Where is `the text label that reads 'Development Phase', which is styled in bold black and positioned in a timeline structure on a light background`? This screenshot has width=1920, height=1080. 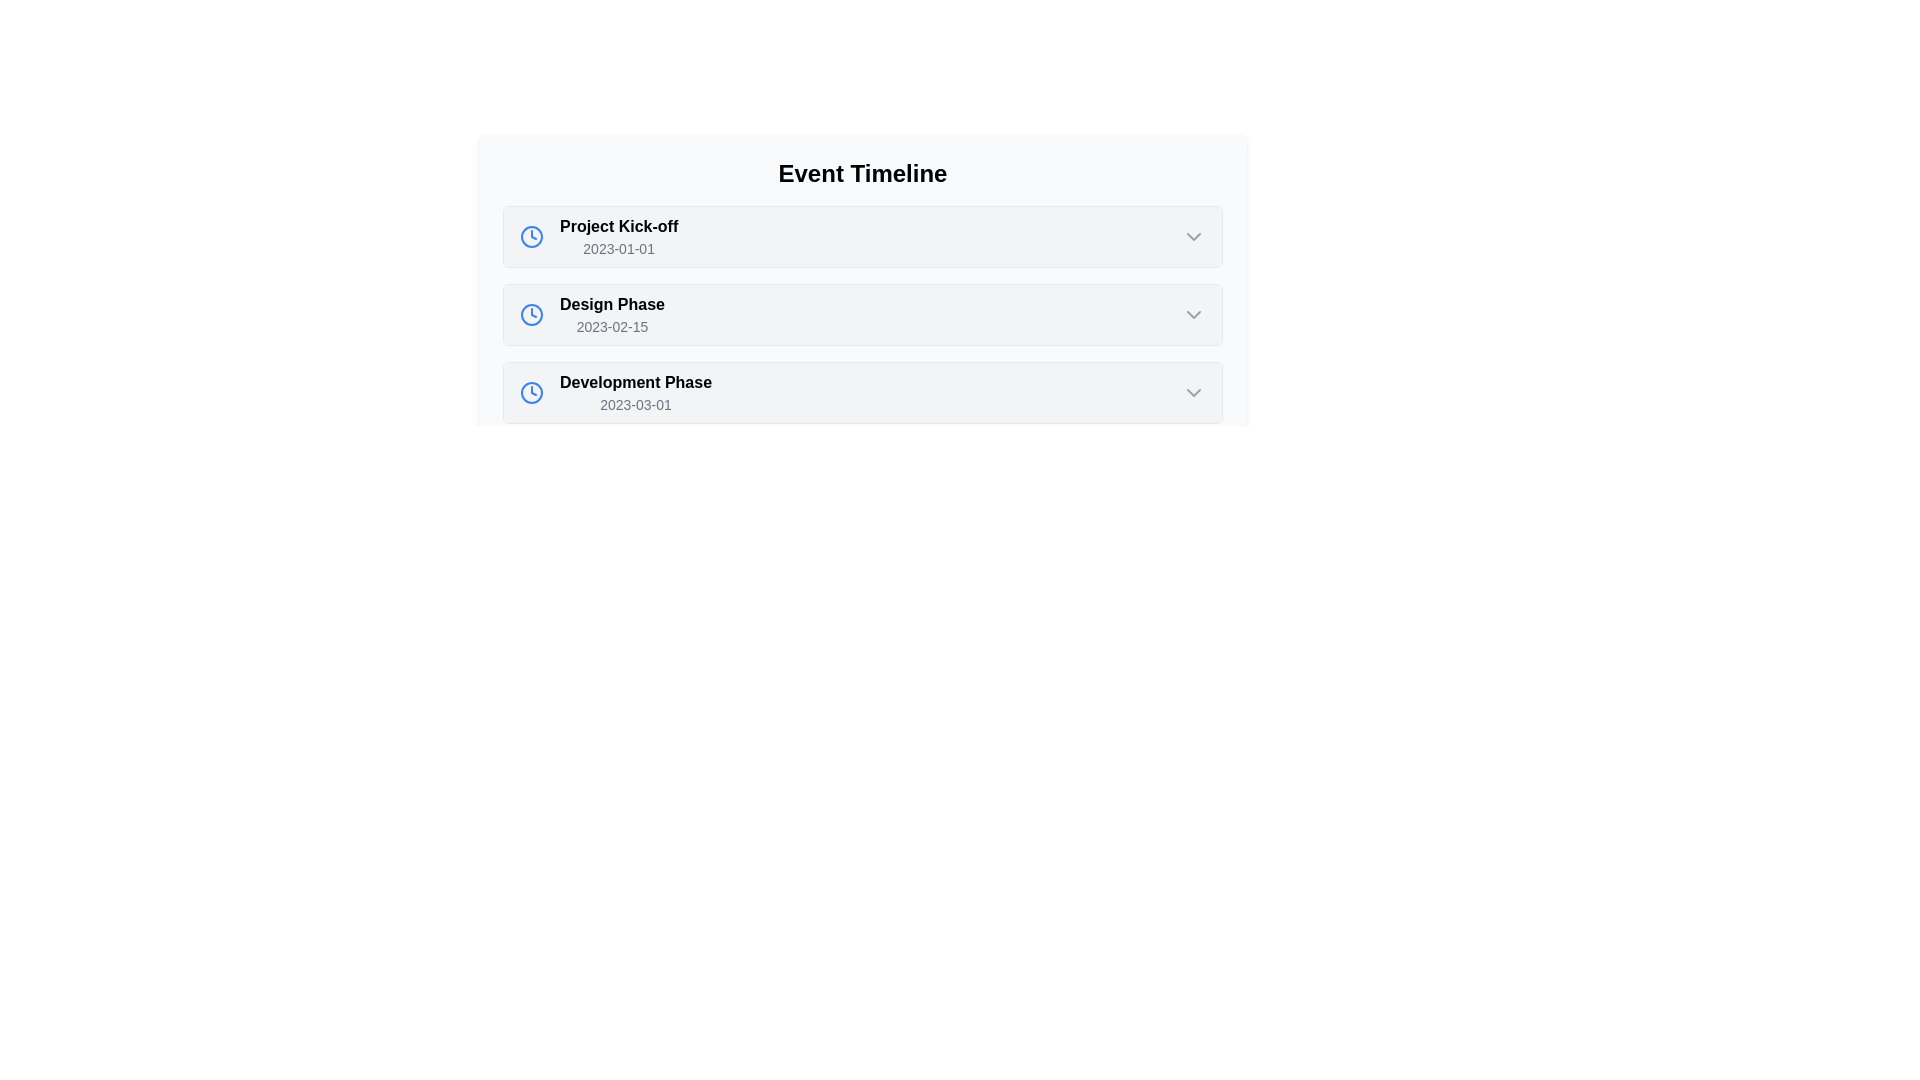 the text label that reads 'Development Phase', which is styled in bold black and positioned in a timeline structure on a light background is located at coordinates (635, 382).